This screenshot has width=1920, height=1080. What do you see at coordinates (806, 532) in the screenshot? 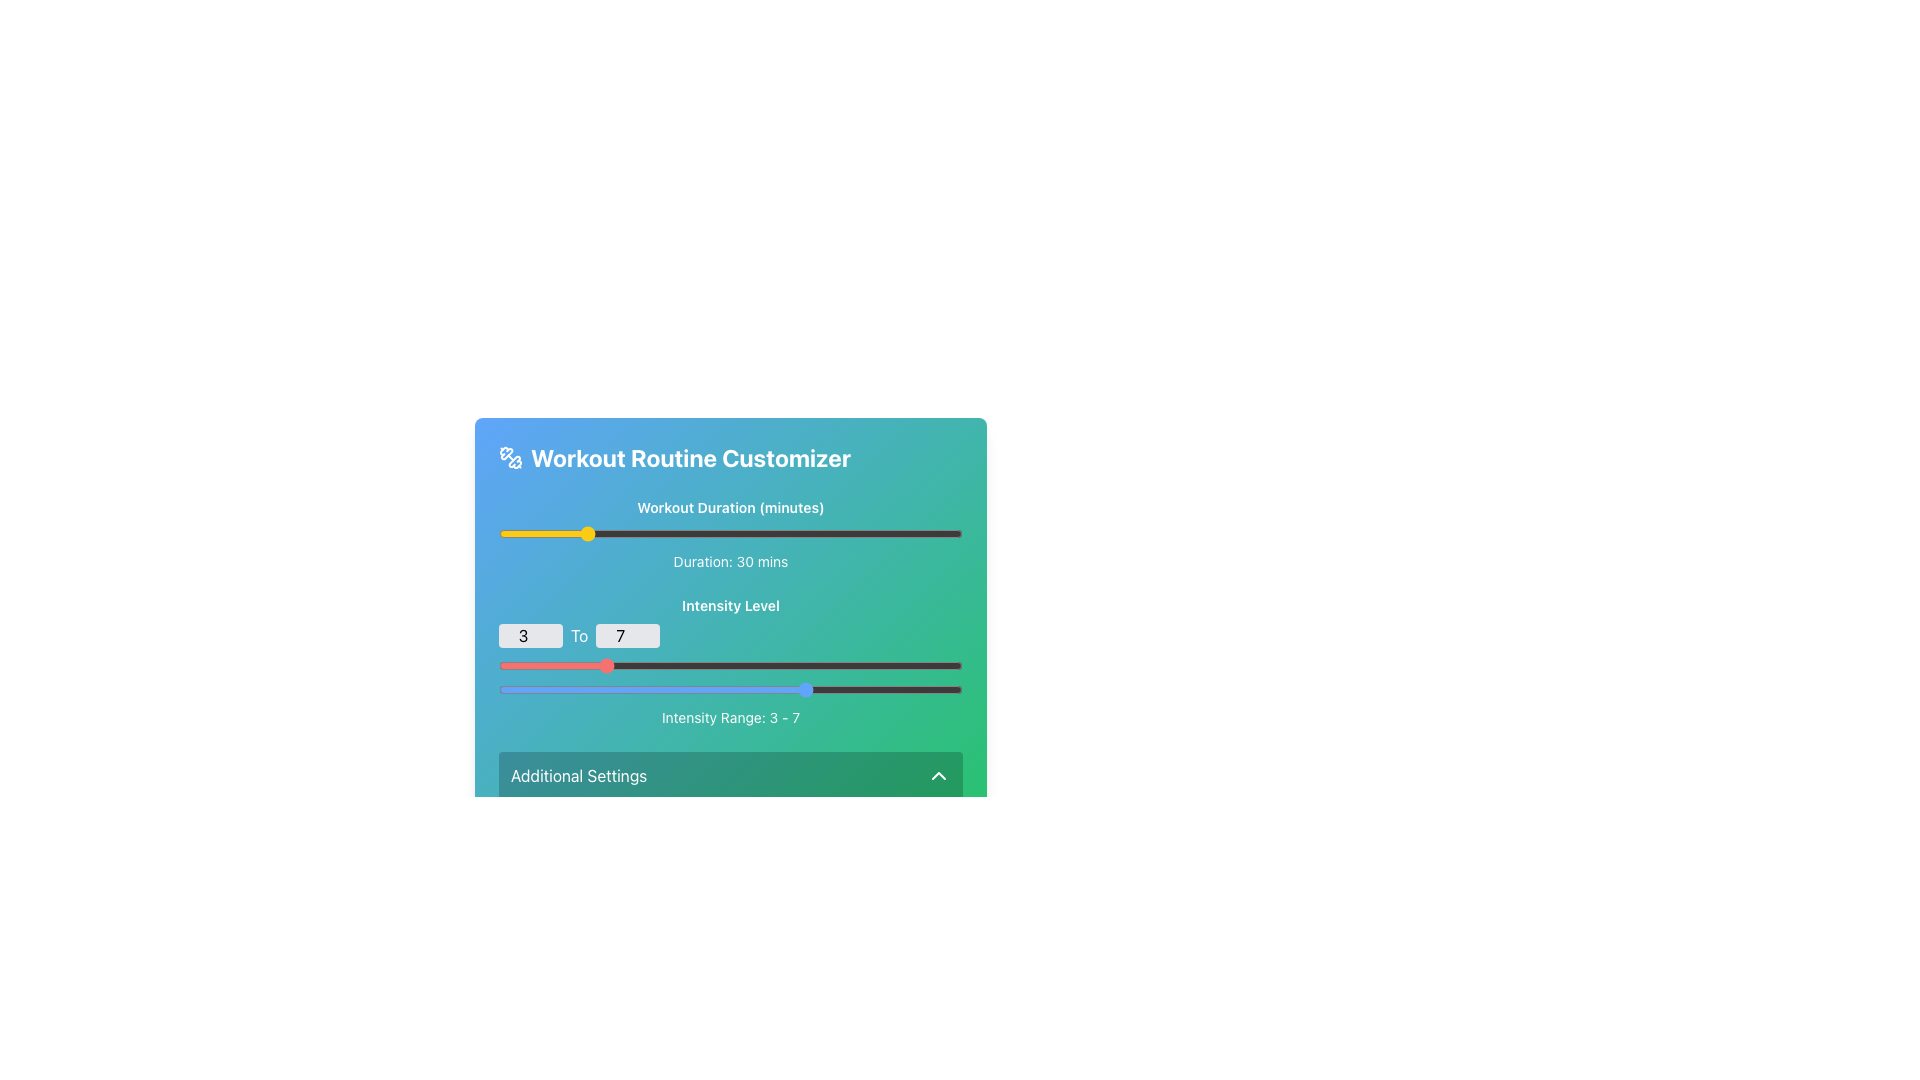
I see `workout duration` at bounding box center [806, 532].